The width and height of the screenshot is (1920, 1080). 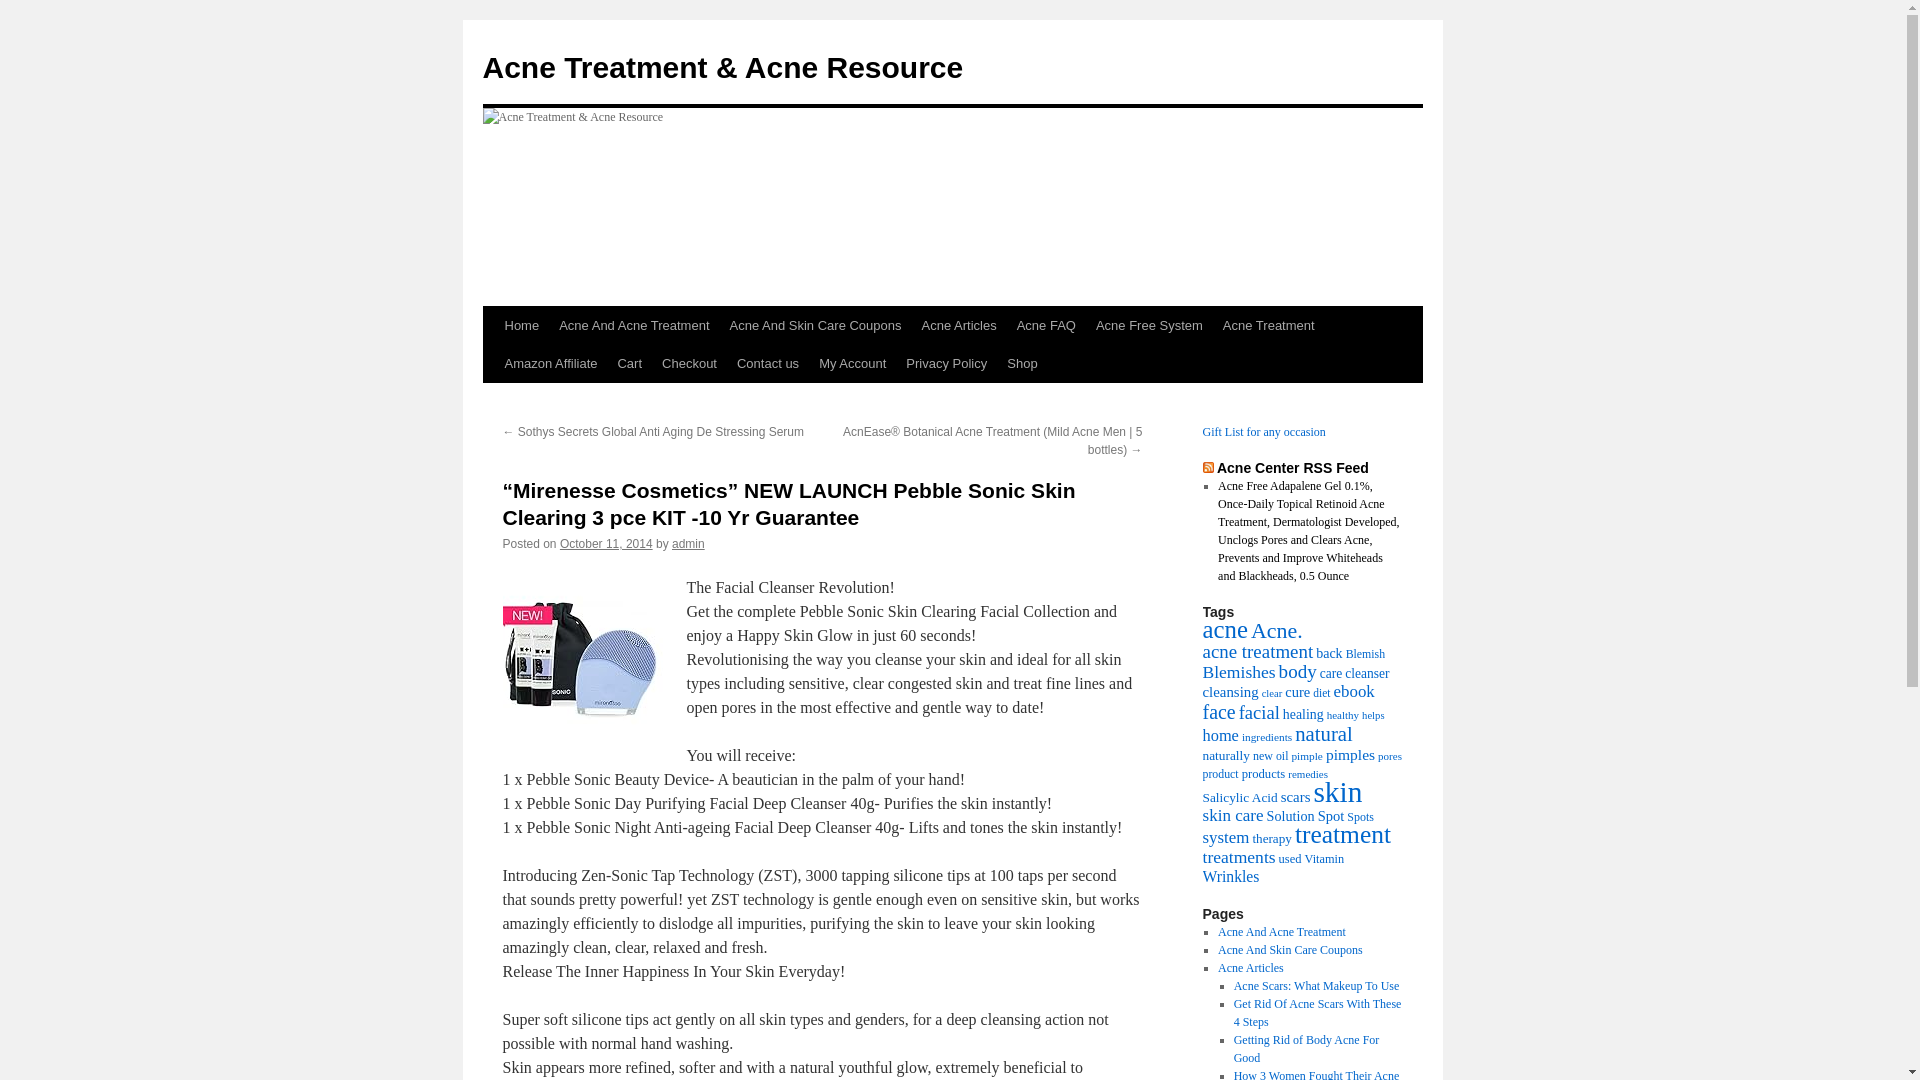 What do you see at coordinates (1295, 733) in the screenshot?
I see `'natural'` at bounding box center [1295, 733].